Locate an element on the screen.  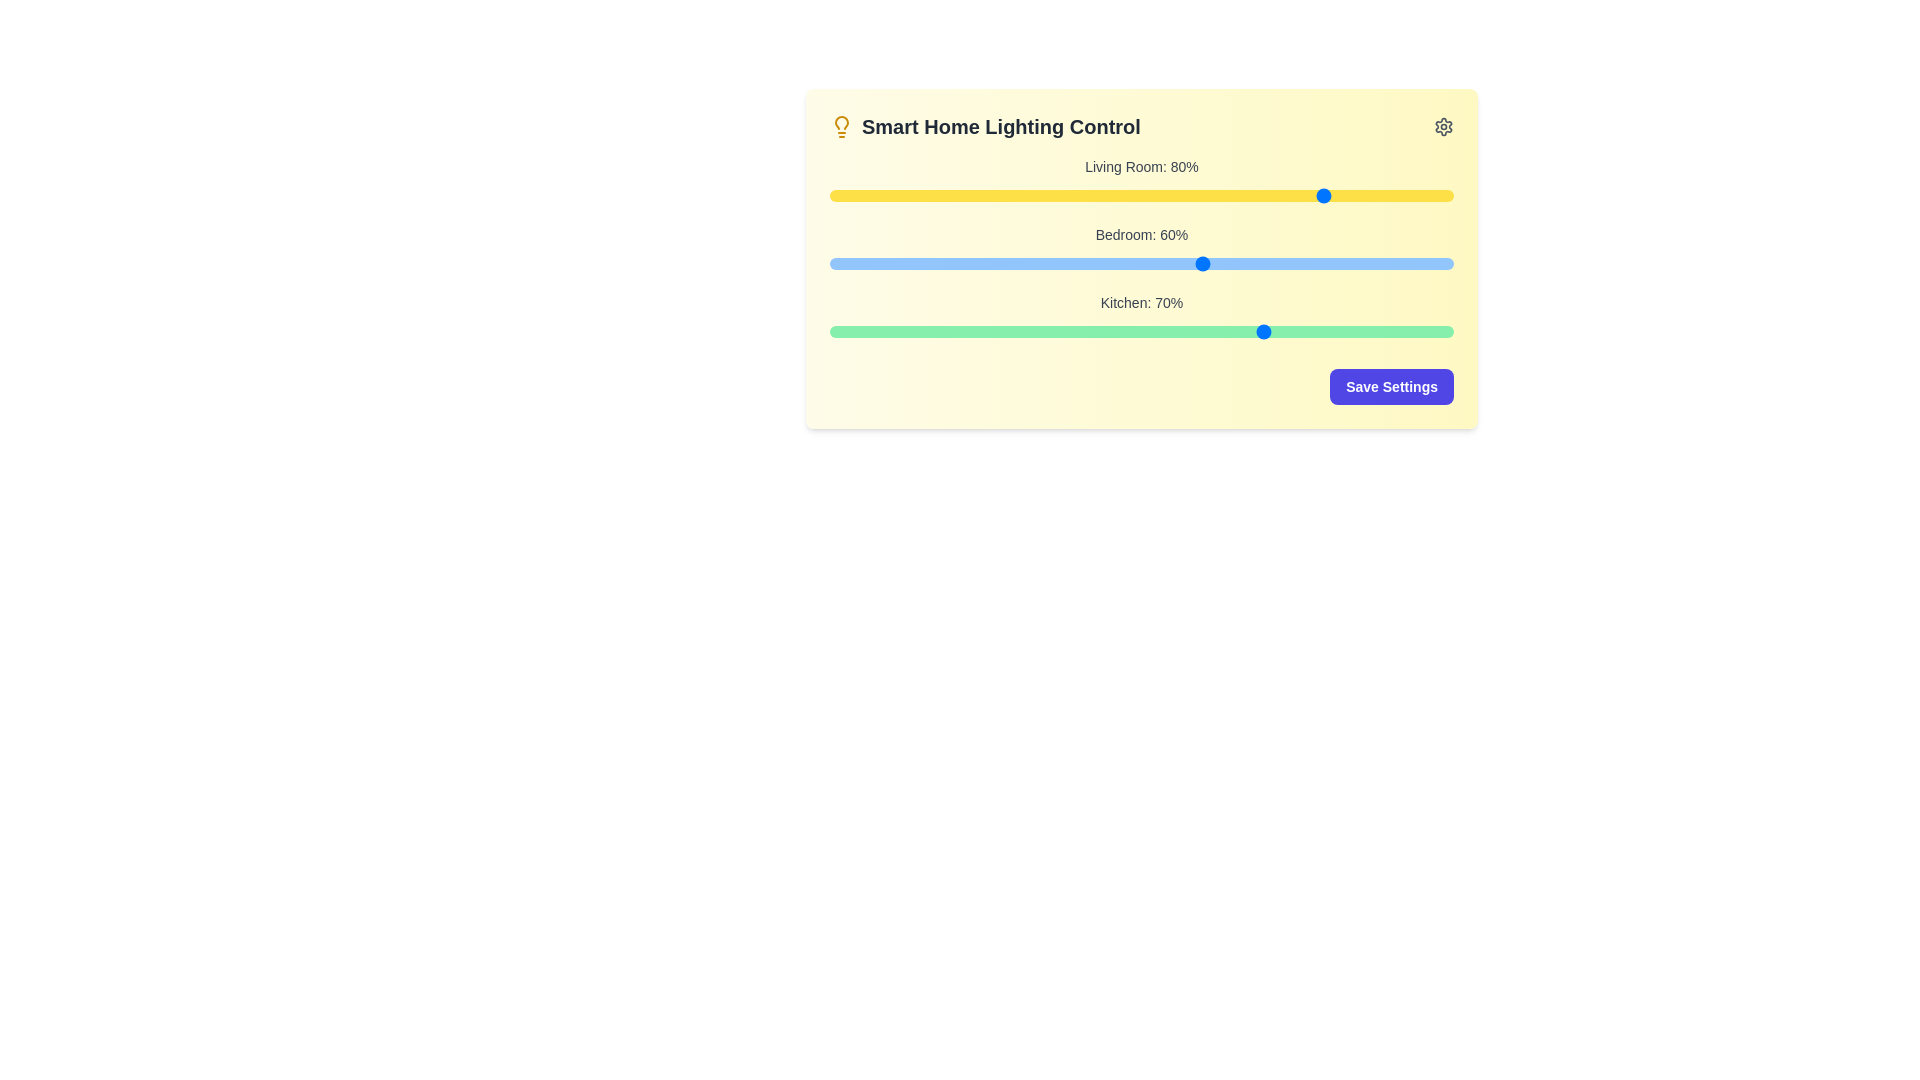
Header with icons section that contains a light bulb icon, the text 'Smart Home Lighting Control', and a gear icon, located at the top of the card-like structure, for visual details is located at coordinates (1142, 127).